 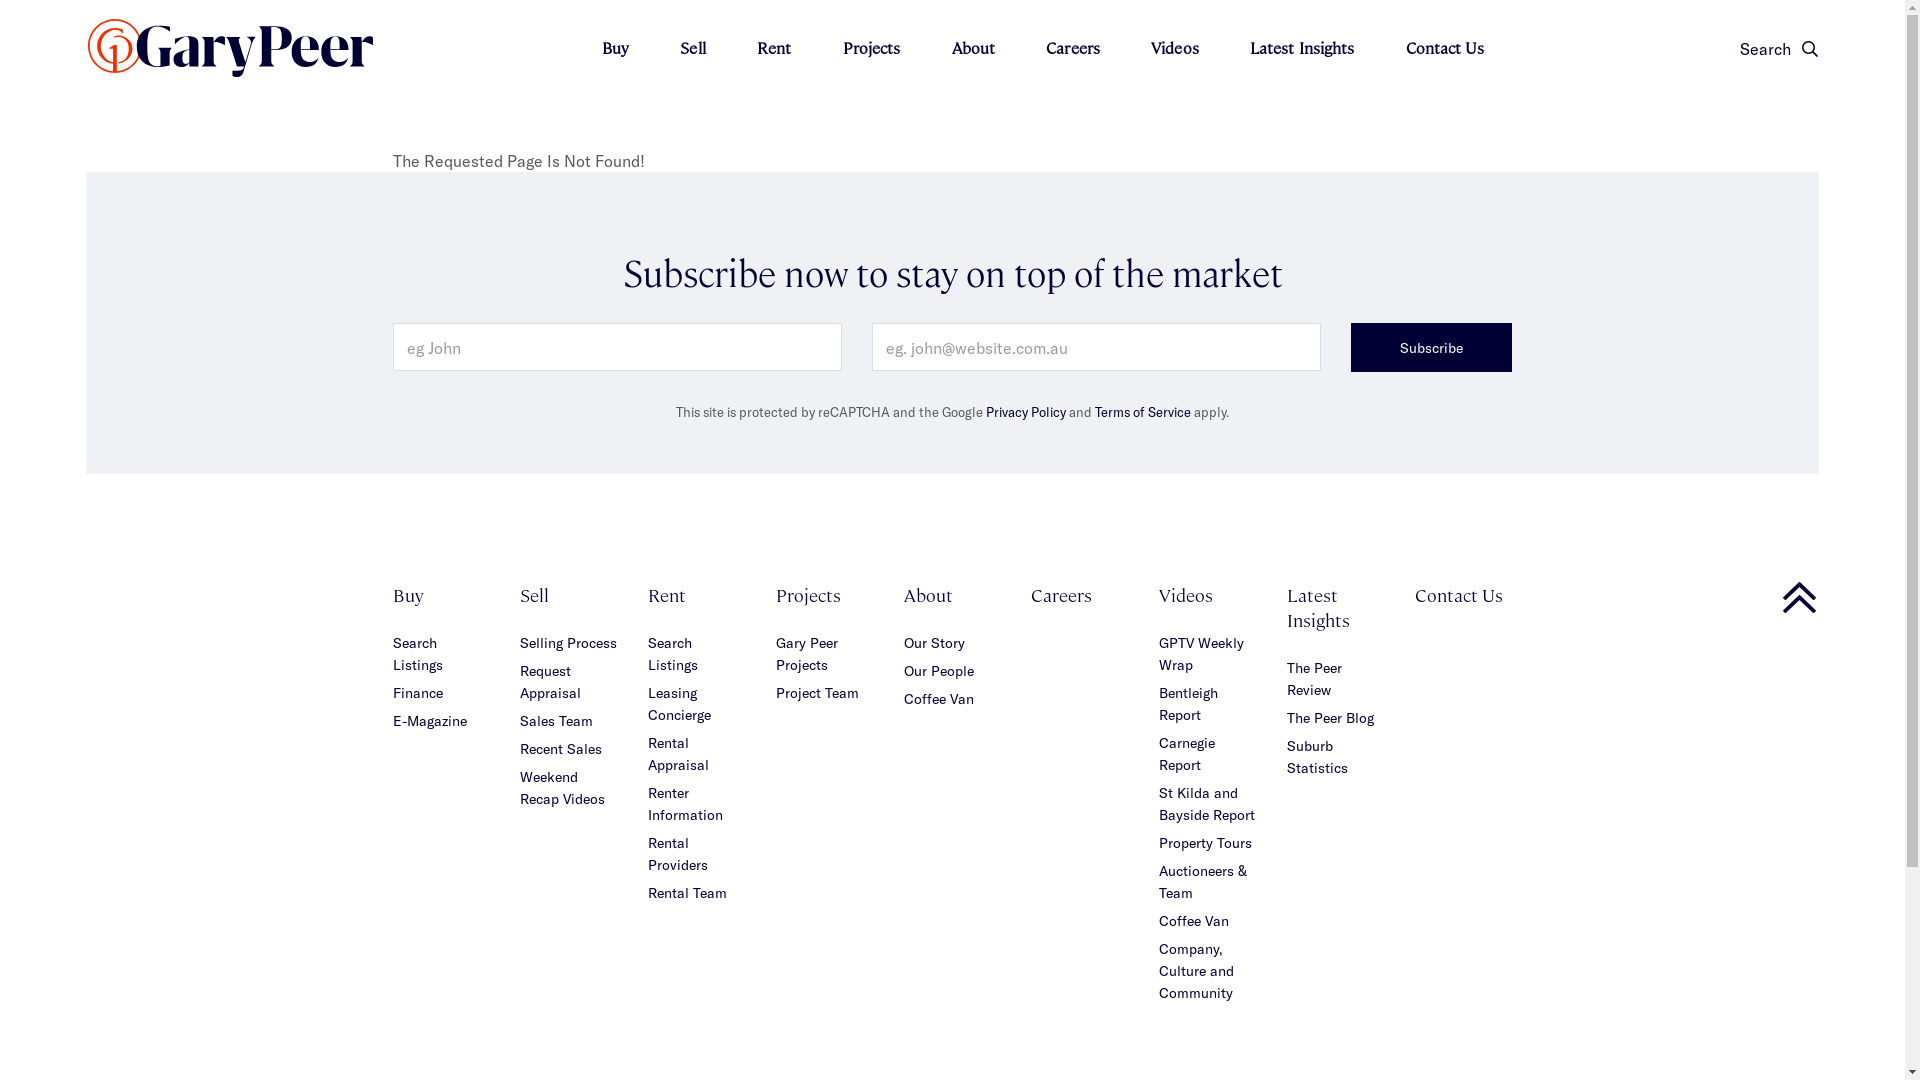 What do you see at coordinates (1314, 677) in the screenshot?
I see `'The Peer Review'` at bounding box center [1314, 677].